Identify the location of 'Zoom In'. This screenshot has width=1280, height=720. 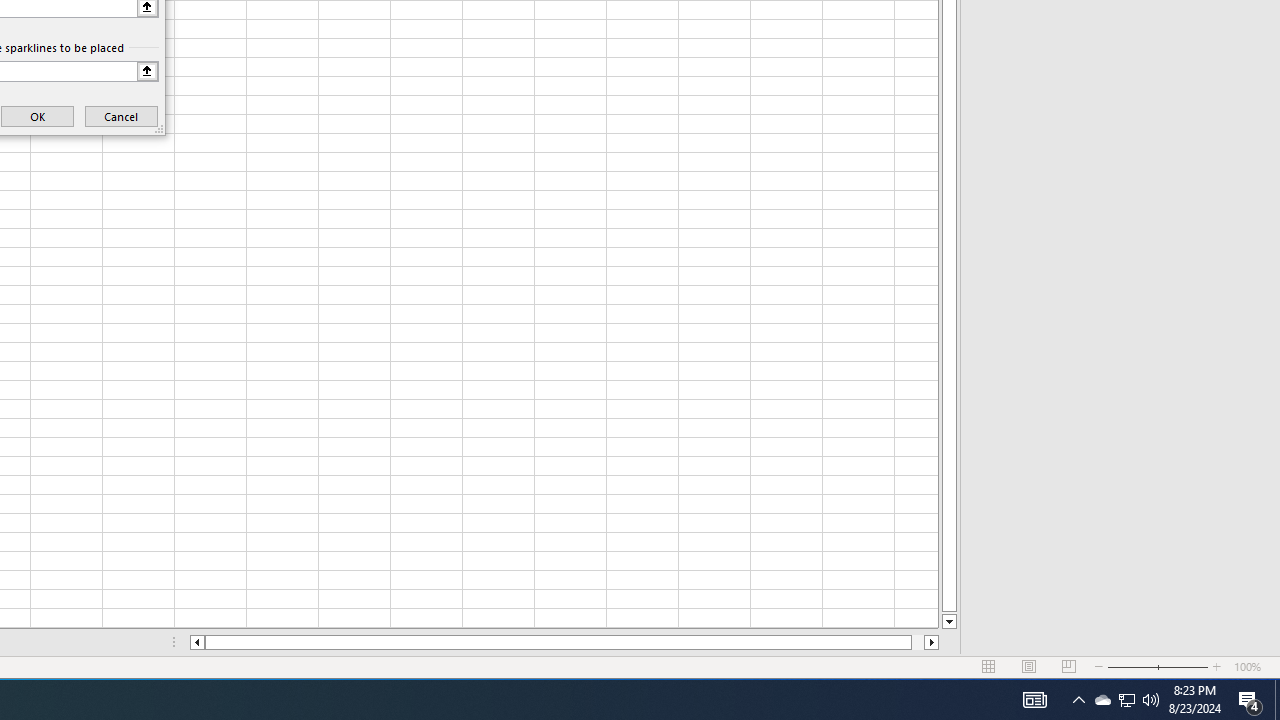
(1216, 667).